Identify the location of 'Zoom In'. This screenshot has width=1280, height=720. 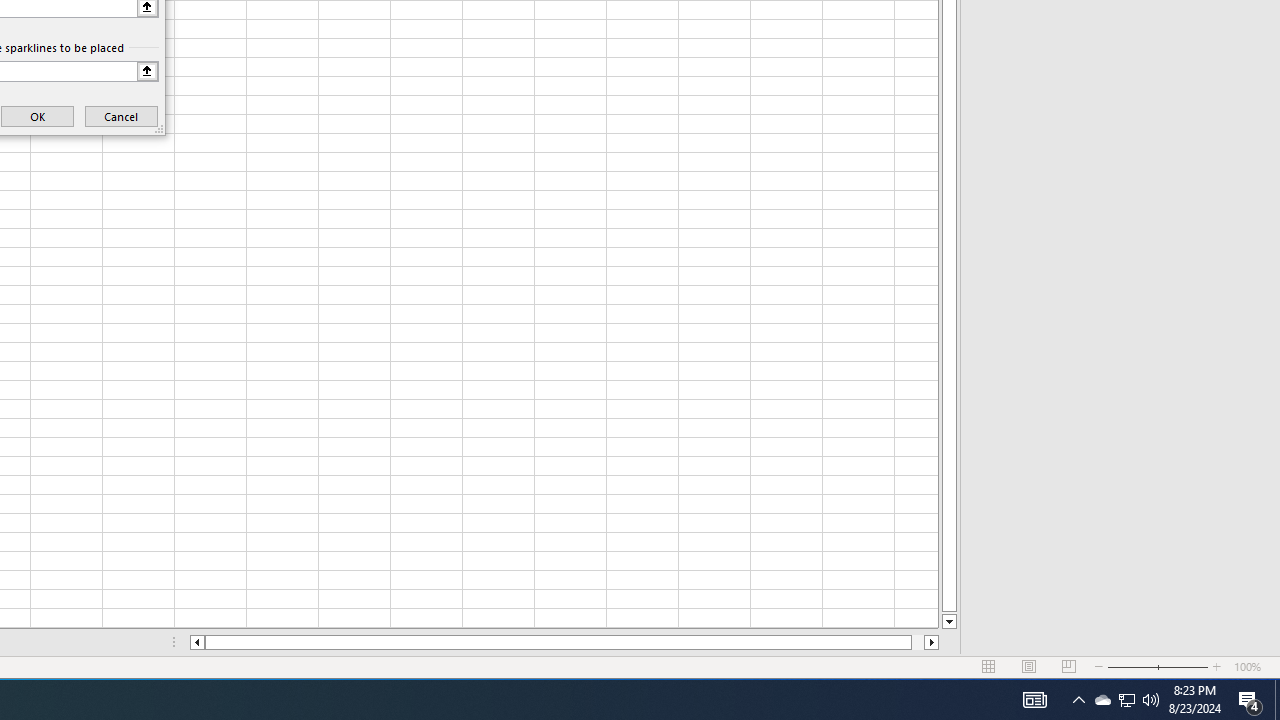
(1216, 667).